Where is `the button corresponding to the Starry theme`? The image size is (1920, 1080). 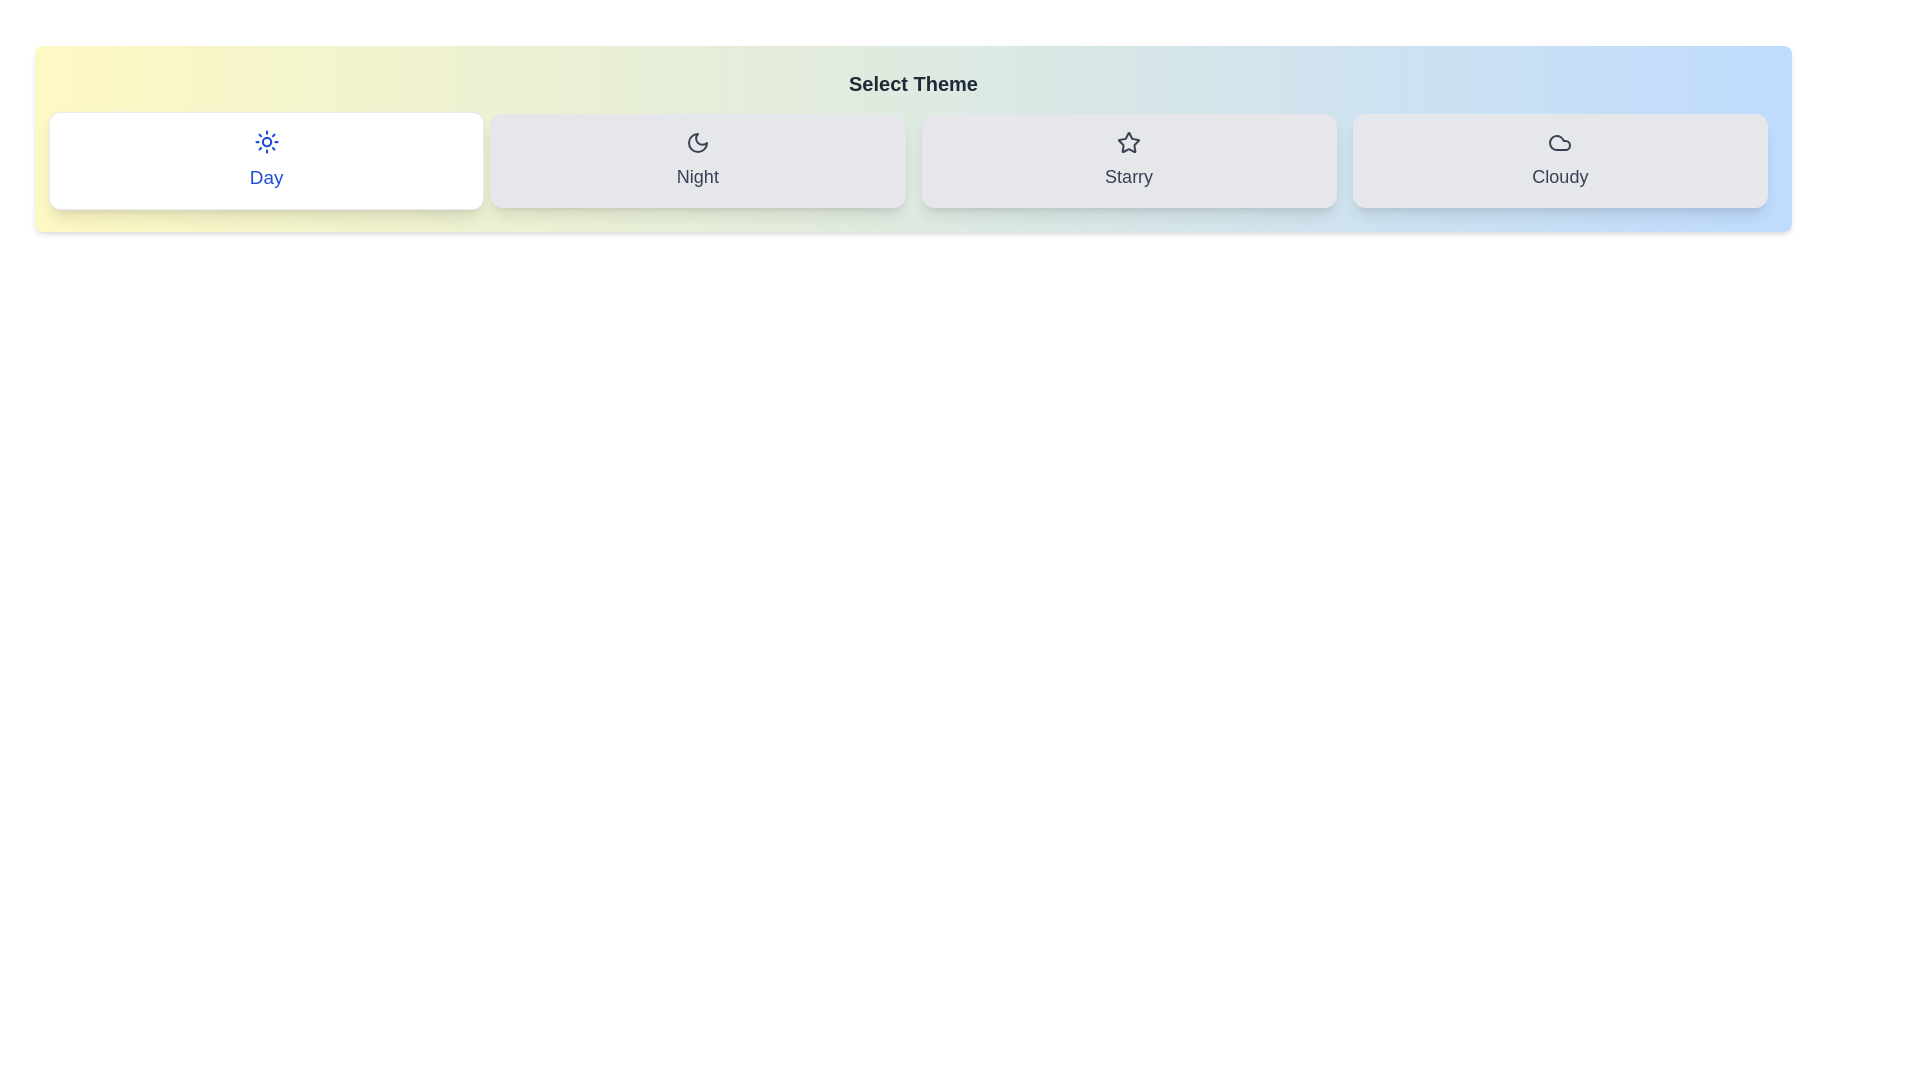
the button corresponding to the Starry theme is located at coordinates (1129, 160).